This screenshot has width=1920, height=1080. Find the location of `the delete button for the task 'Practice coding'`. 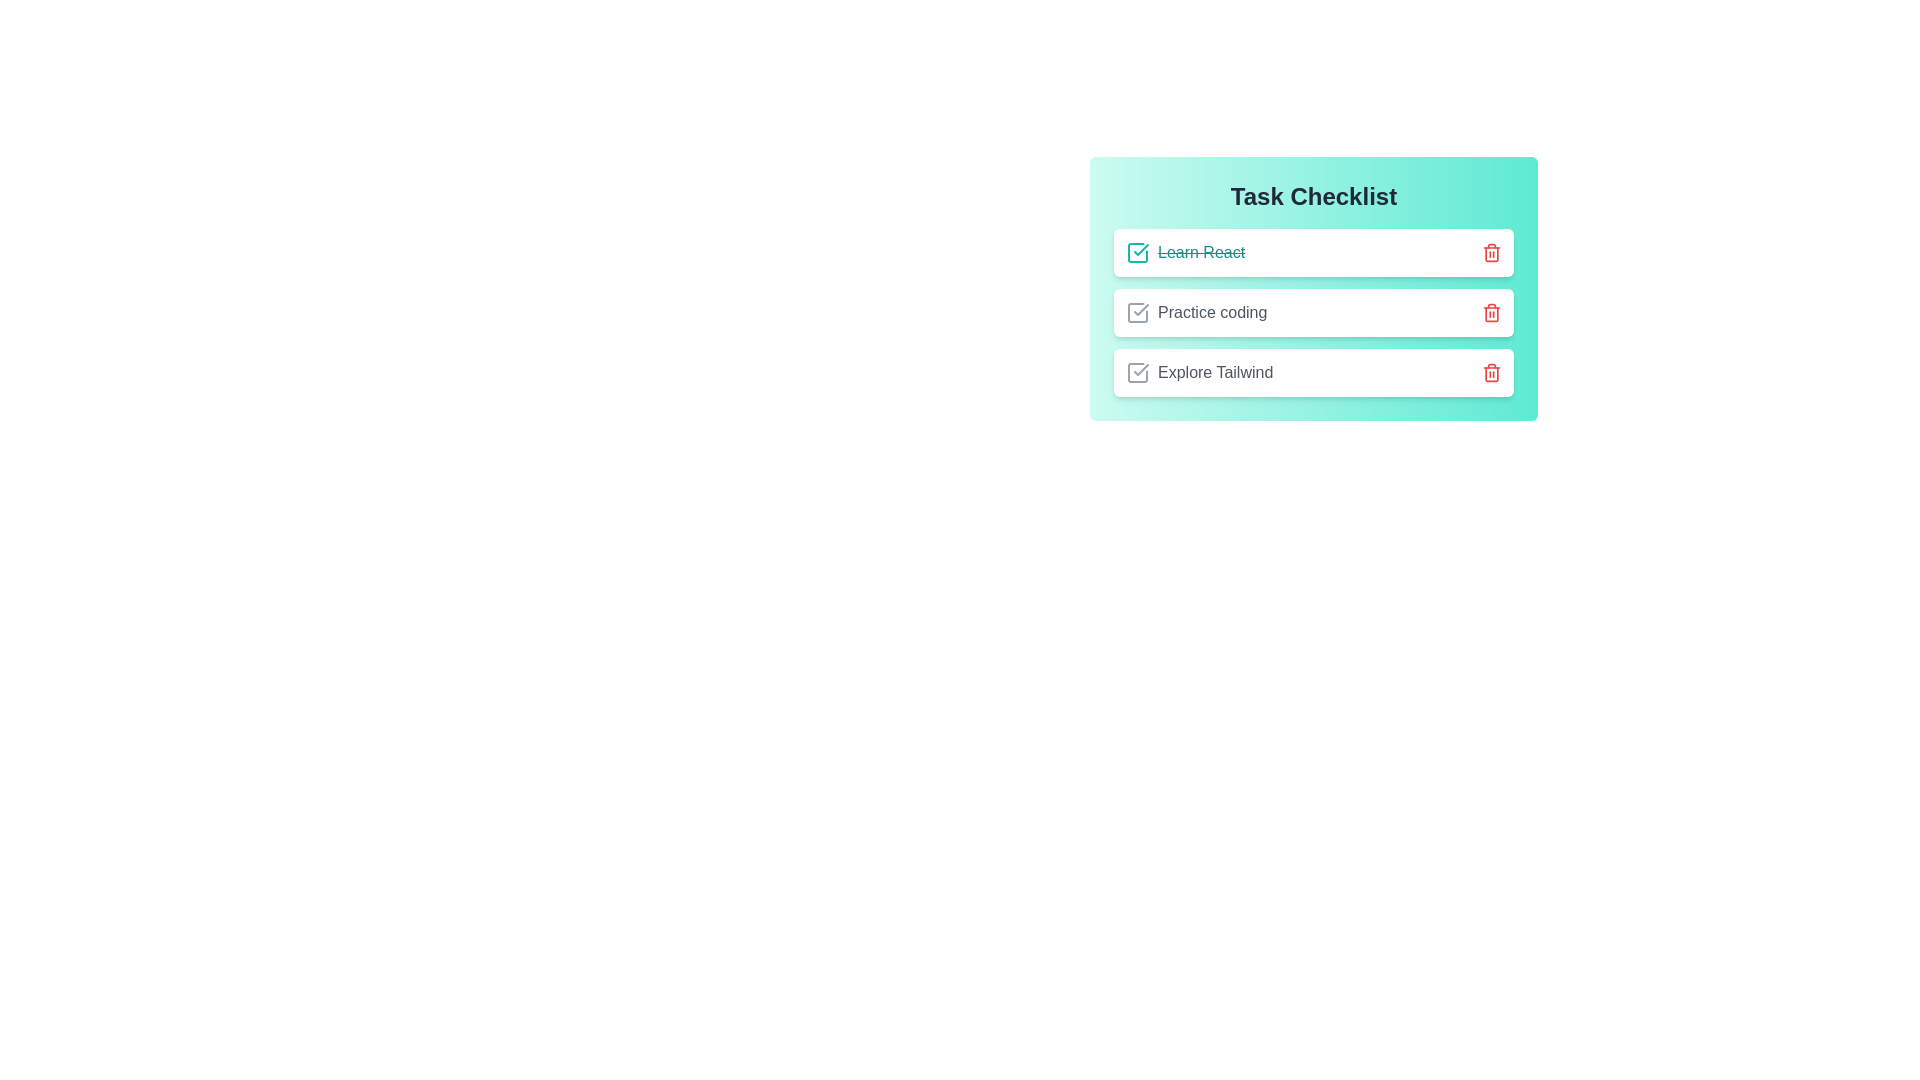

the delete button for the task 'Practice coding' is located at coordinates (1492, 312).